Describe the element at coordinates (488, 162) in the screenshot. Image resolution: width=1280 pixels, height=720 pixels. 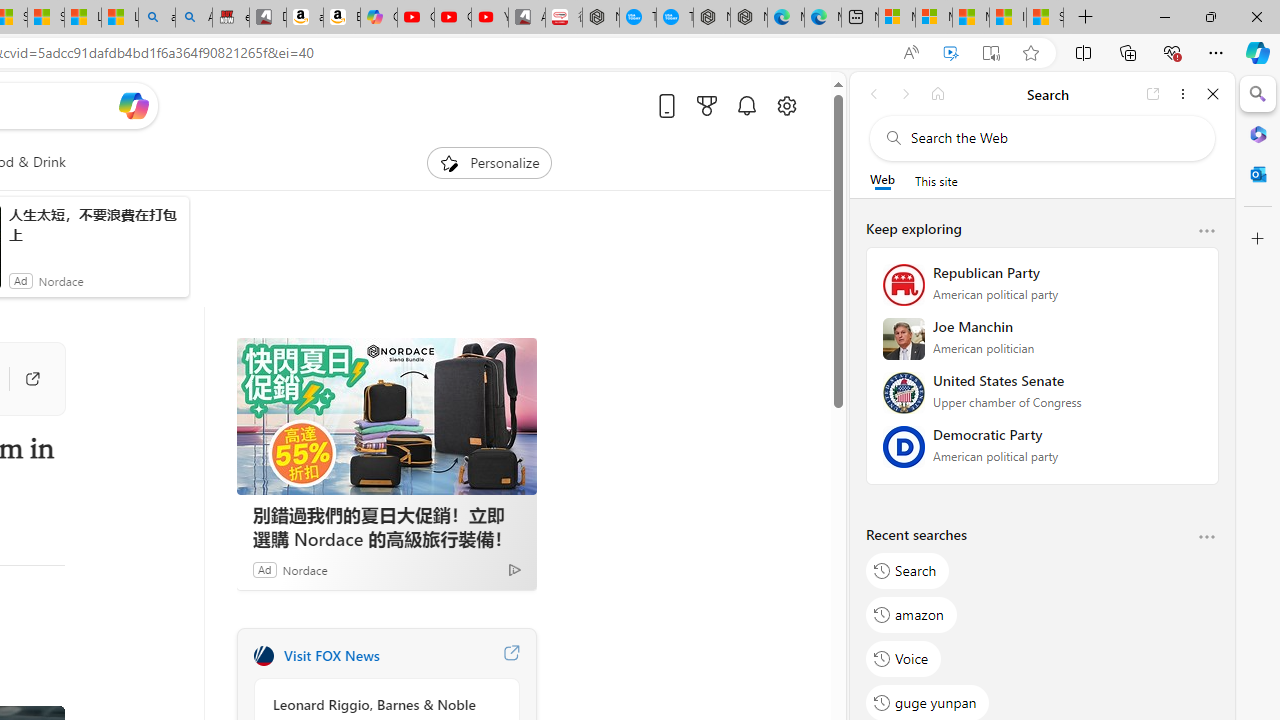
I see `'Personalize'` at that location.